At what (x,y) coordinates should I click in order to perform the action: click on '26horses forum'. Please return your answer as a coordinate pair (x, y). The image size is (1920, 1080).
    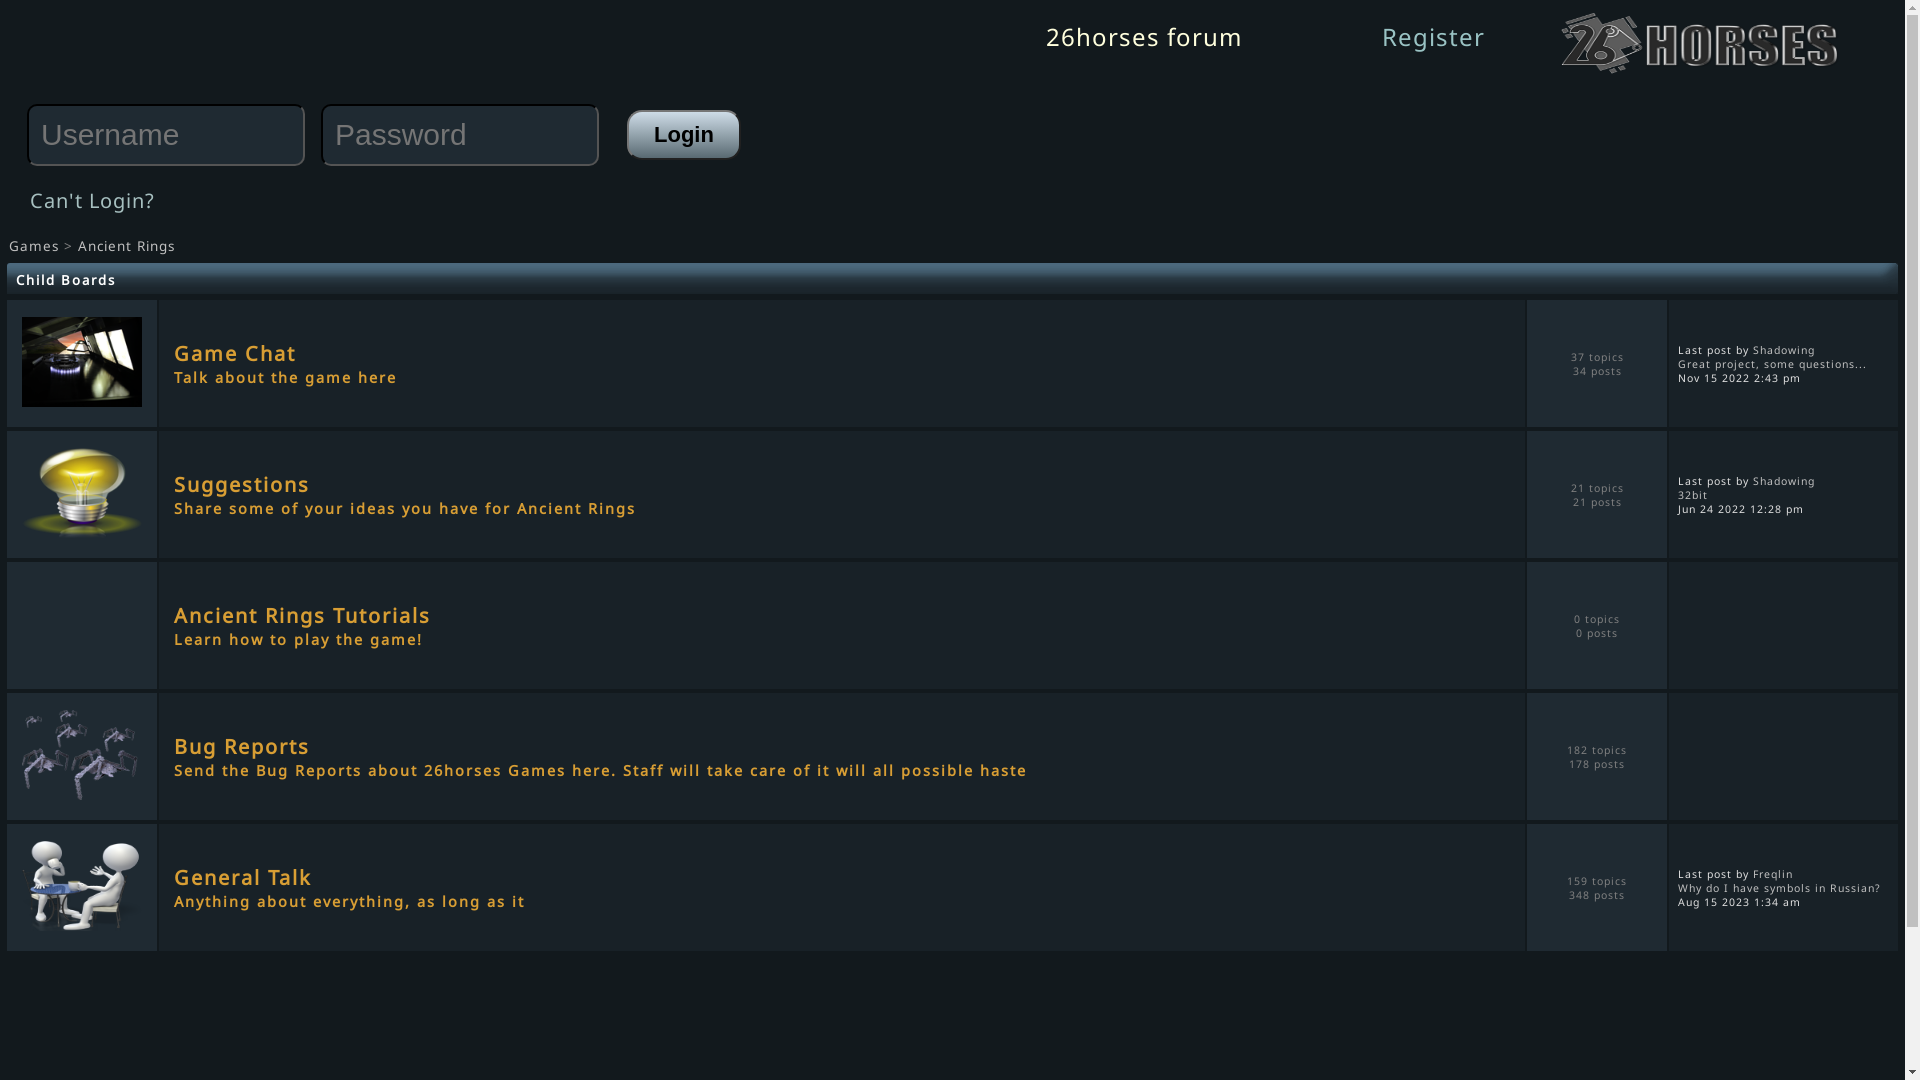
    Looking at the image, I should click on (1143, 36).